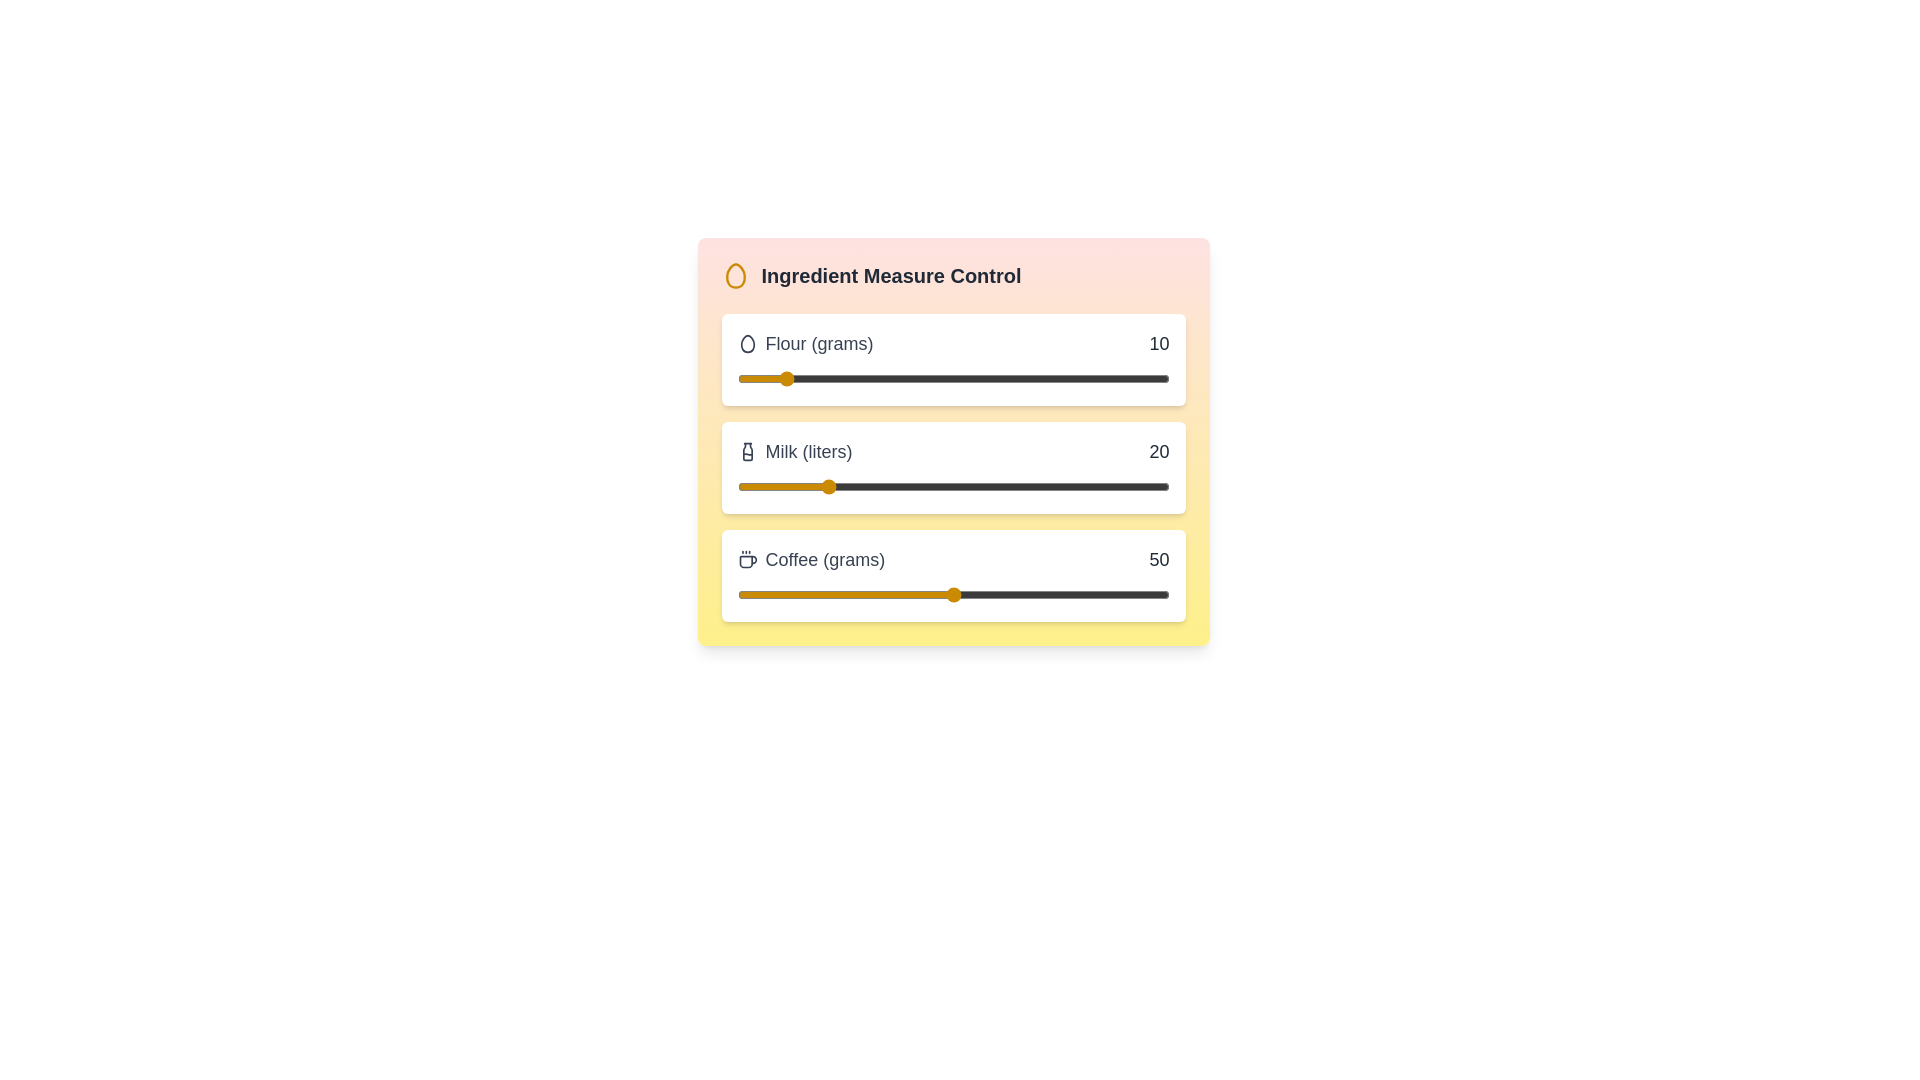  I want to click on the milk slider, so click(1103, 486).